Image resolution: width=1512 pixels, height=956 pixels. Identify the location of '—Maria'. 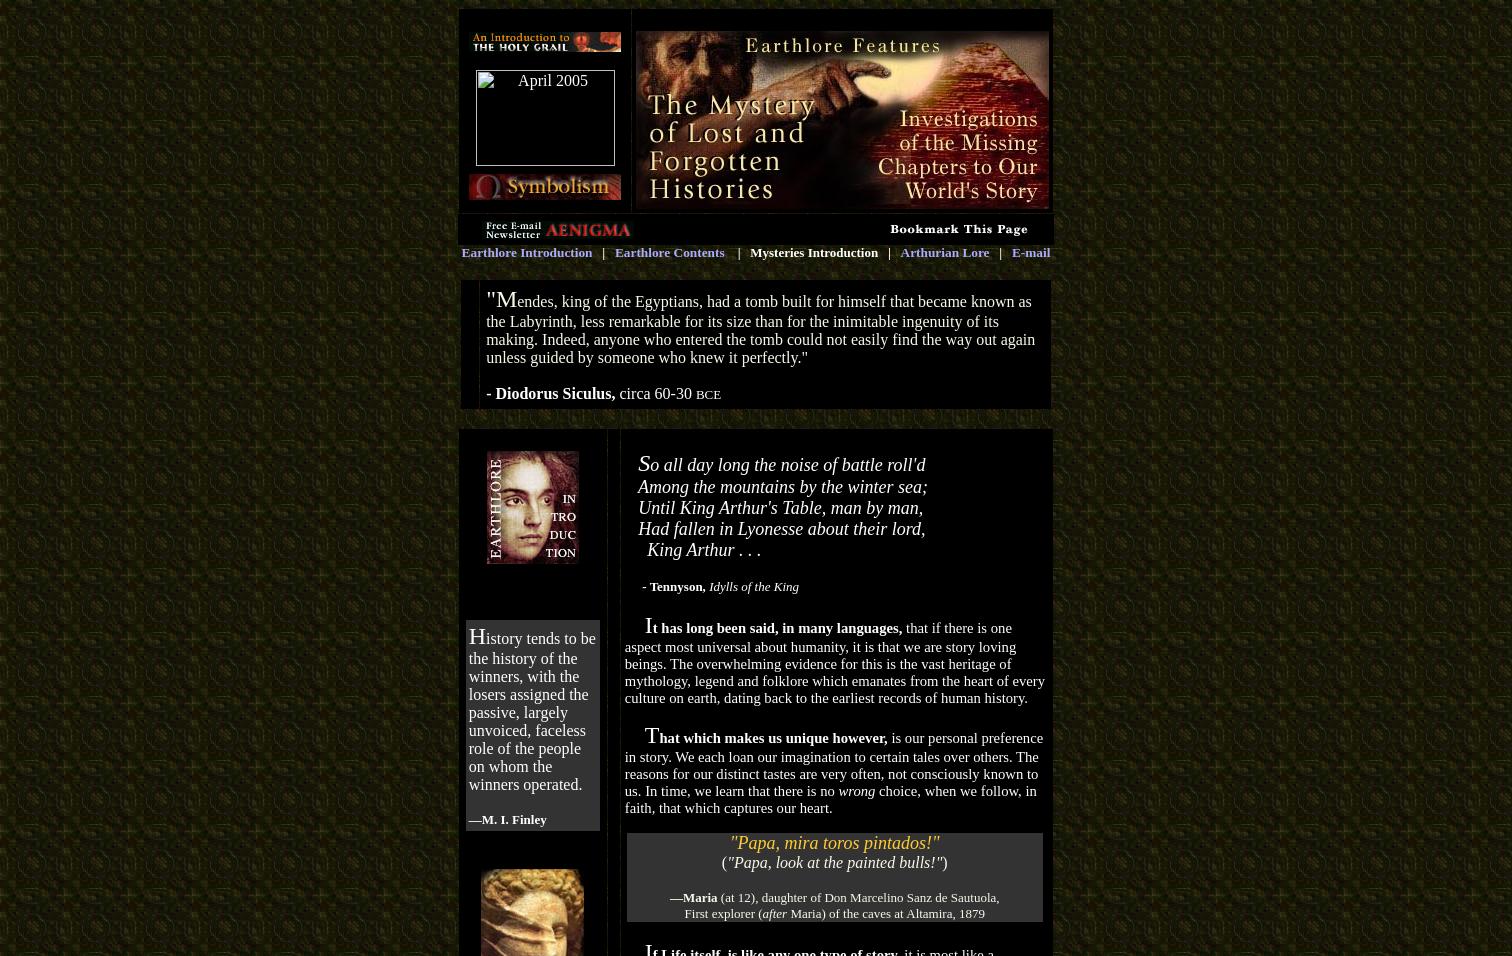
(692, 897).